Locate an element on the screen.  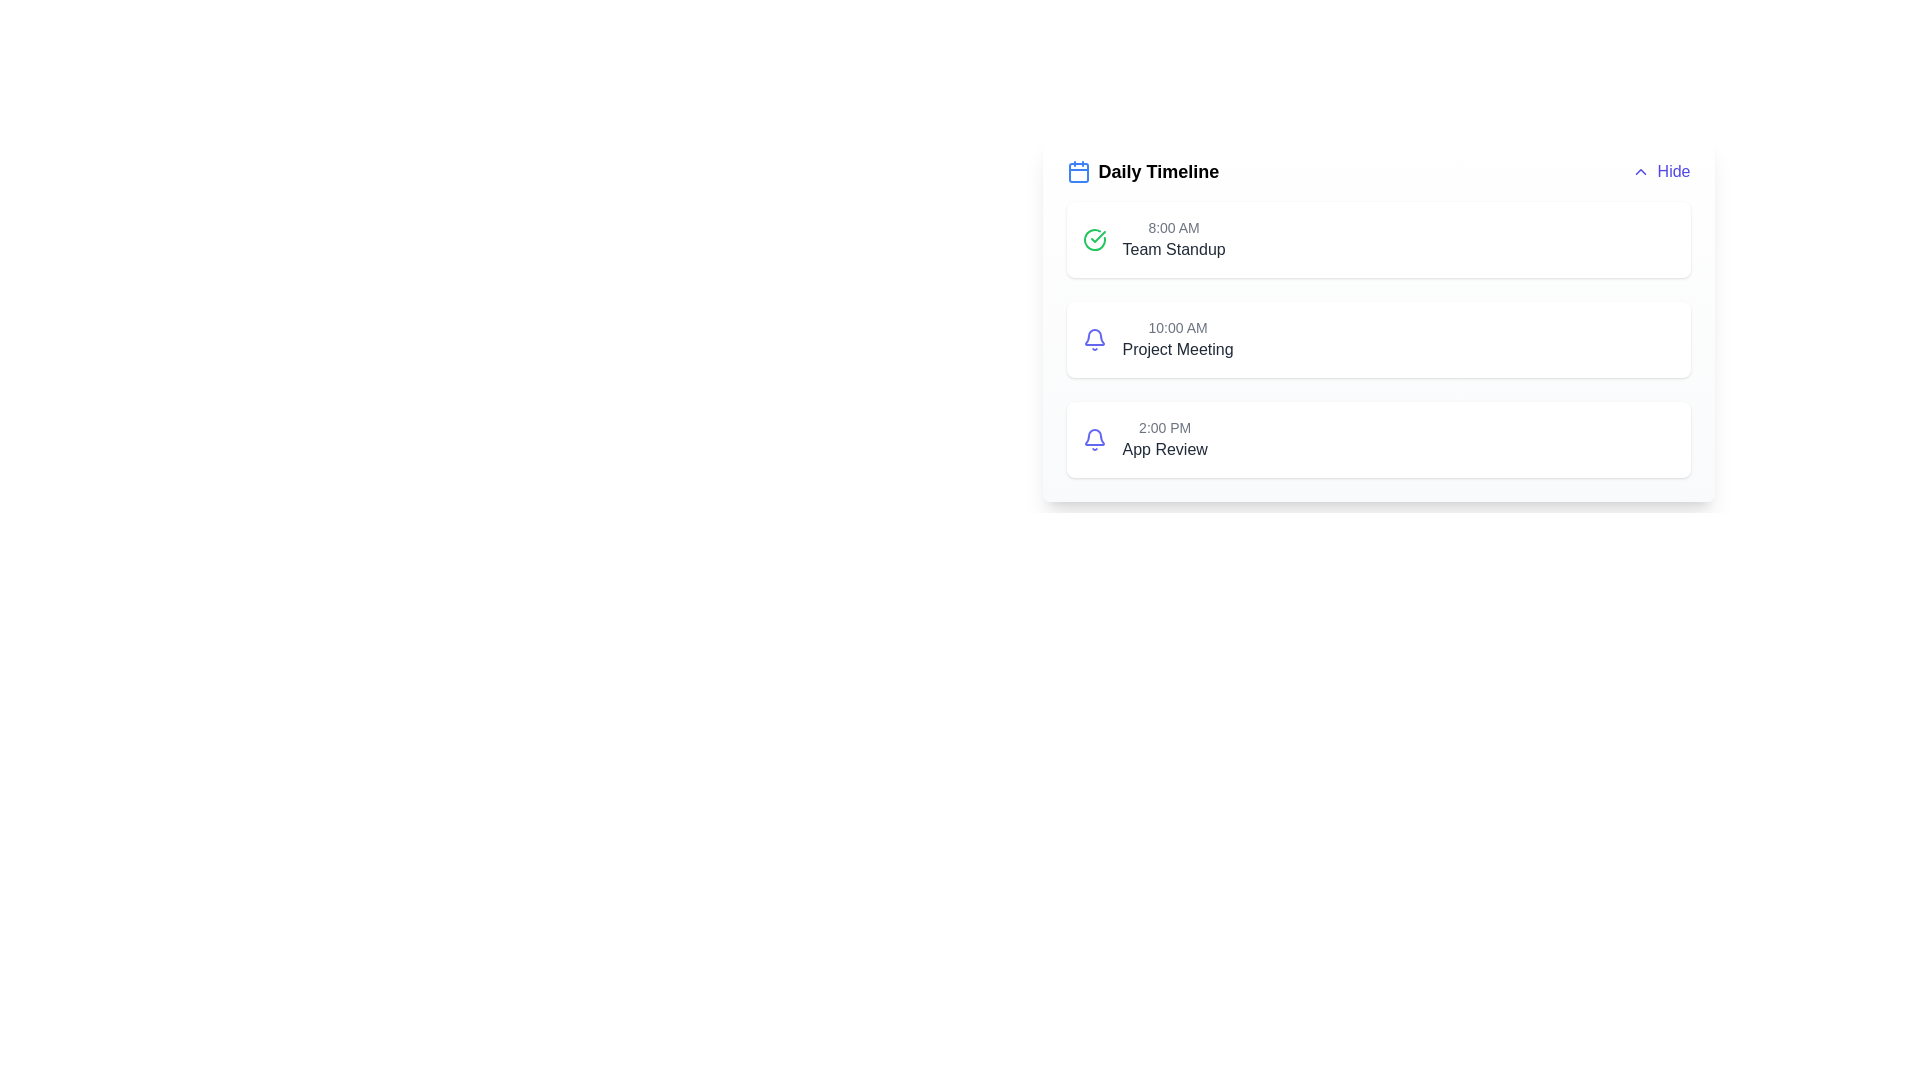
the button located at the top-right corner of the 'Daily Timeline' section is located at coordinates (1660, 171).